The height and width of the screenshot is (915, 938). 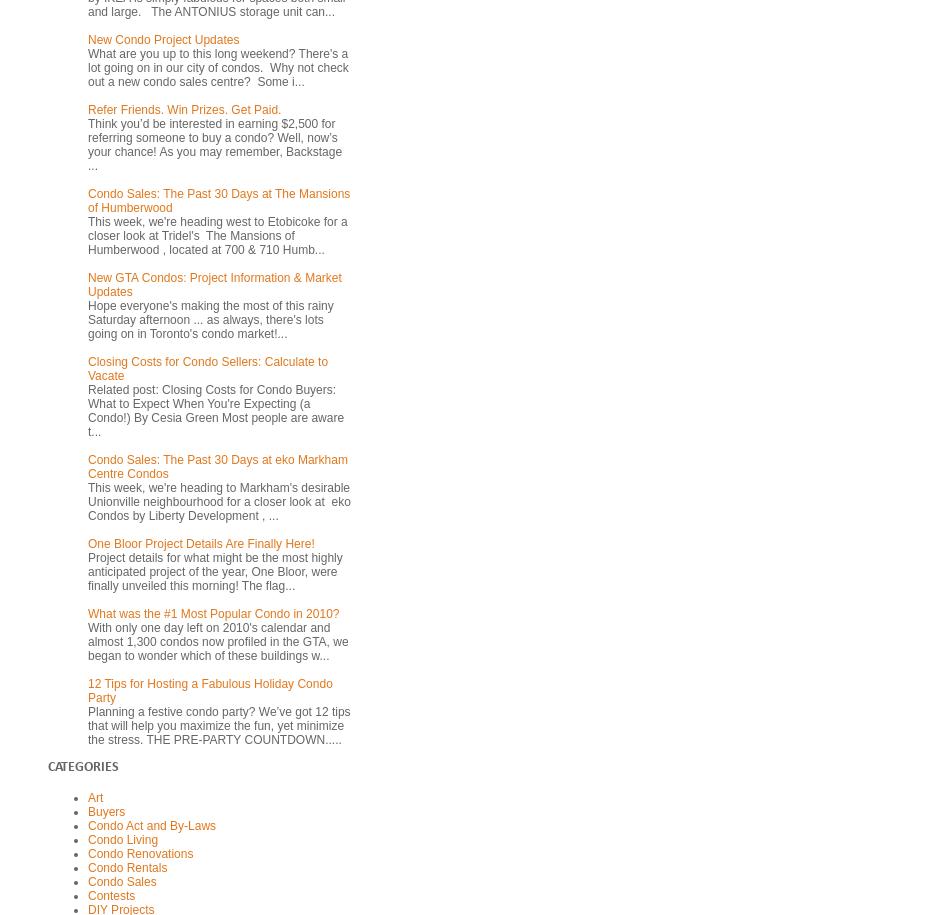 I want to click on 'Contests', so click(x=110, y=893).